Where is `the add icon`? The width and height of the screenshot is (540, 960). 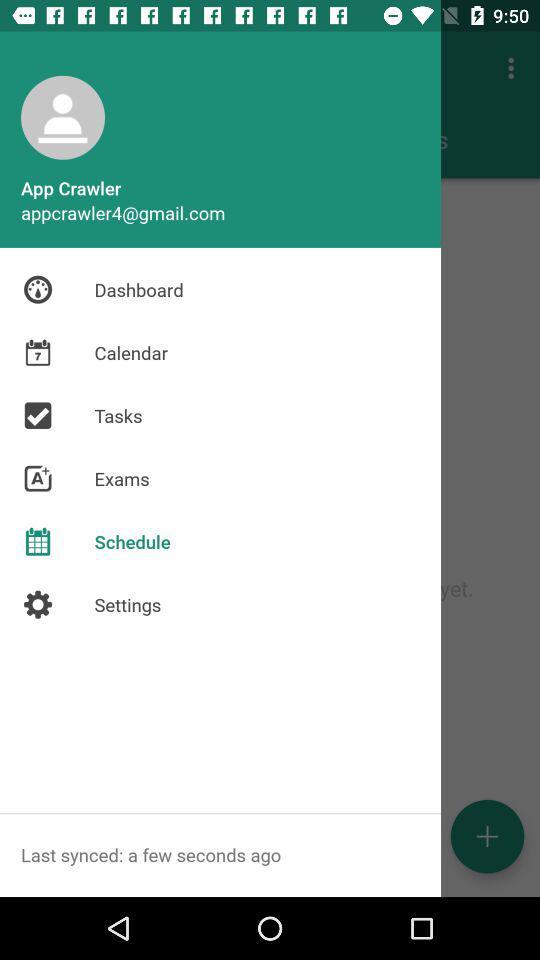
the add icon is located at coordinates (486, 836).